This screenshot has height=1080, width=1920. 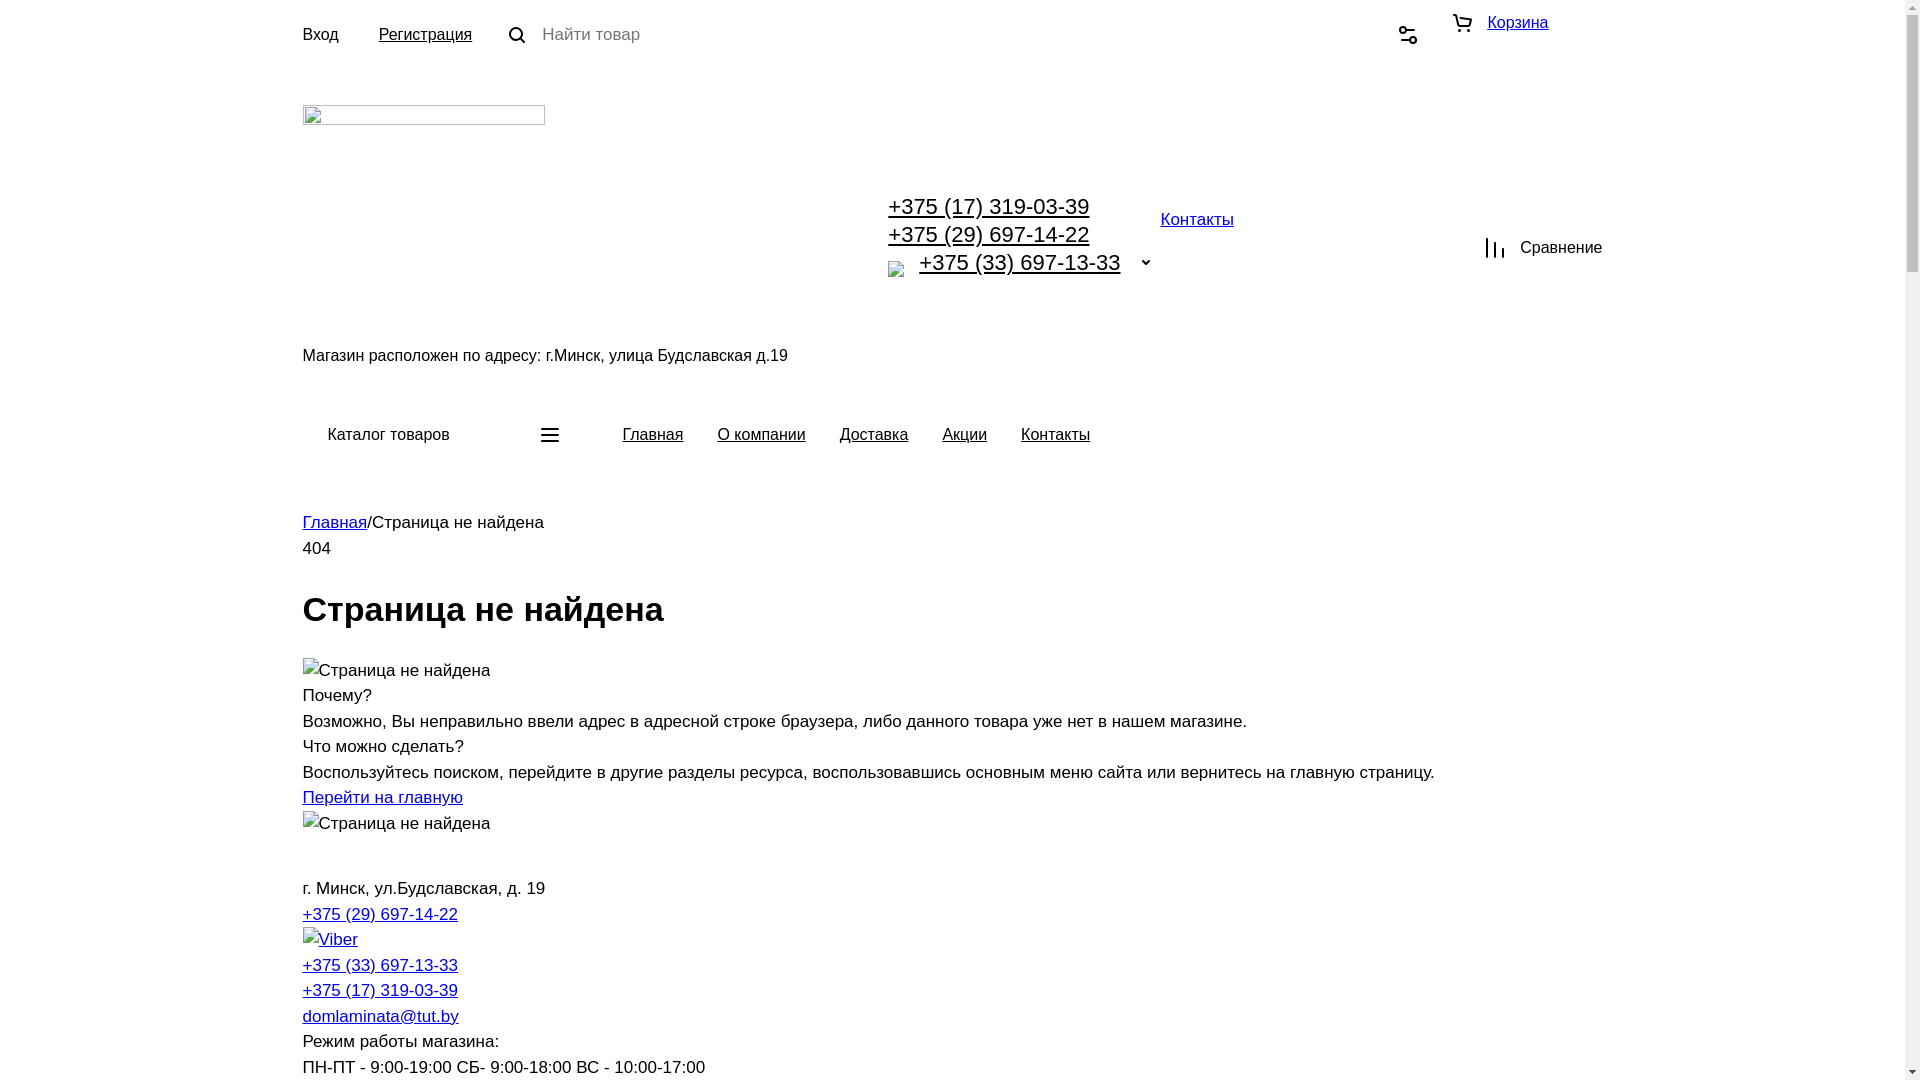 What do you see at coordinates (329, 940) in the screenshot?
I see `'Viber'` at bounding box center [329, 940].